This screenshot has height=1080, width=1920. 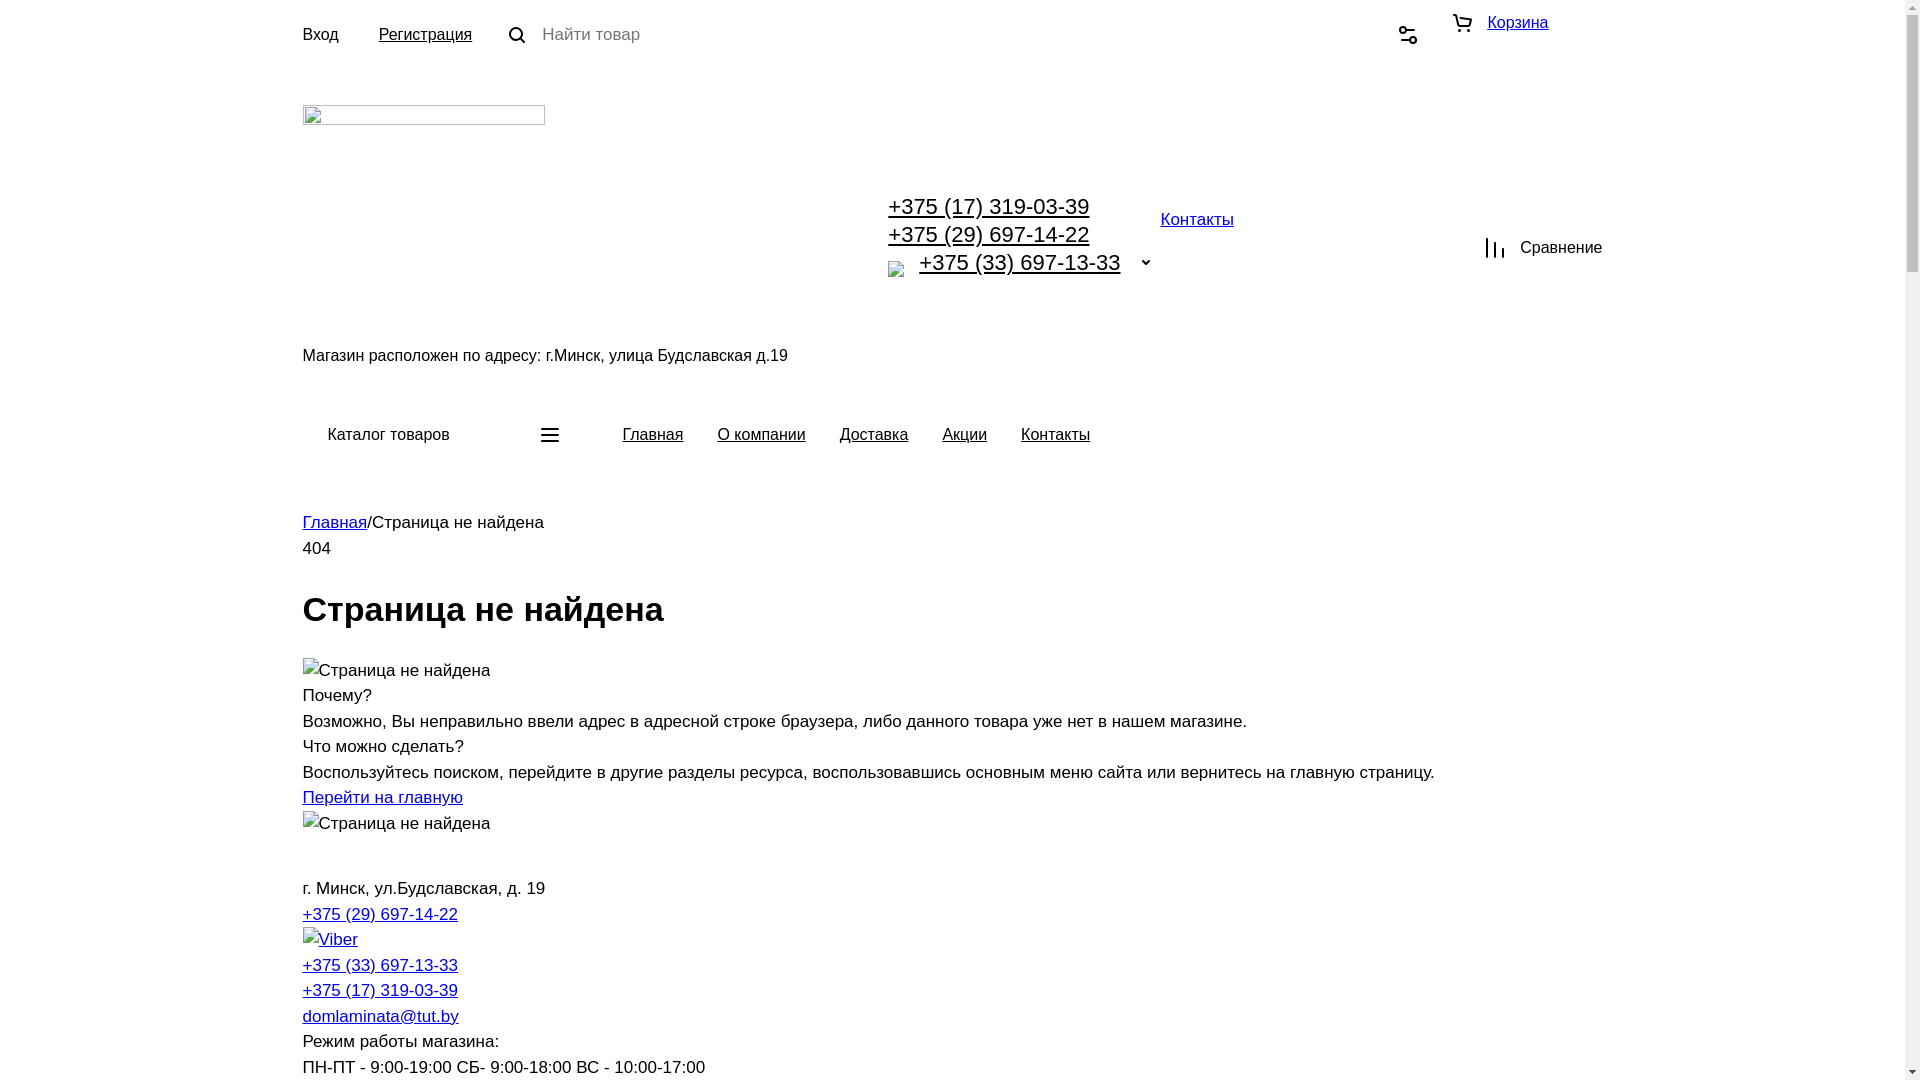 What do you see at coordinates (329, 940) in the screenshot?
I see `'Viber'` at bounding box center [329, 940].